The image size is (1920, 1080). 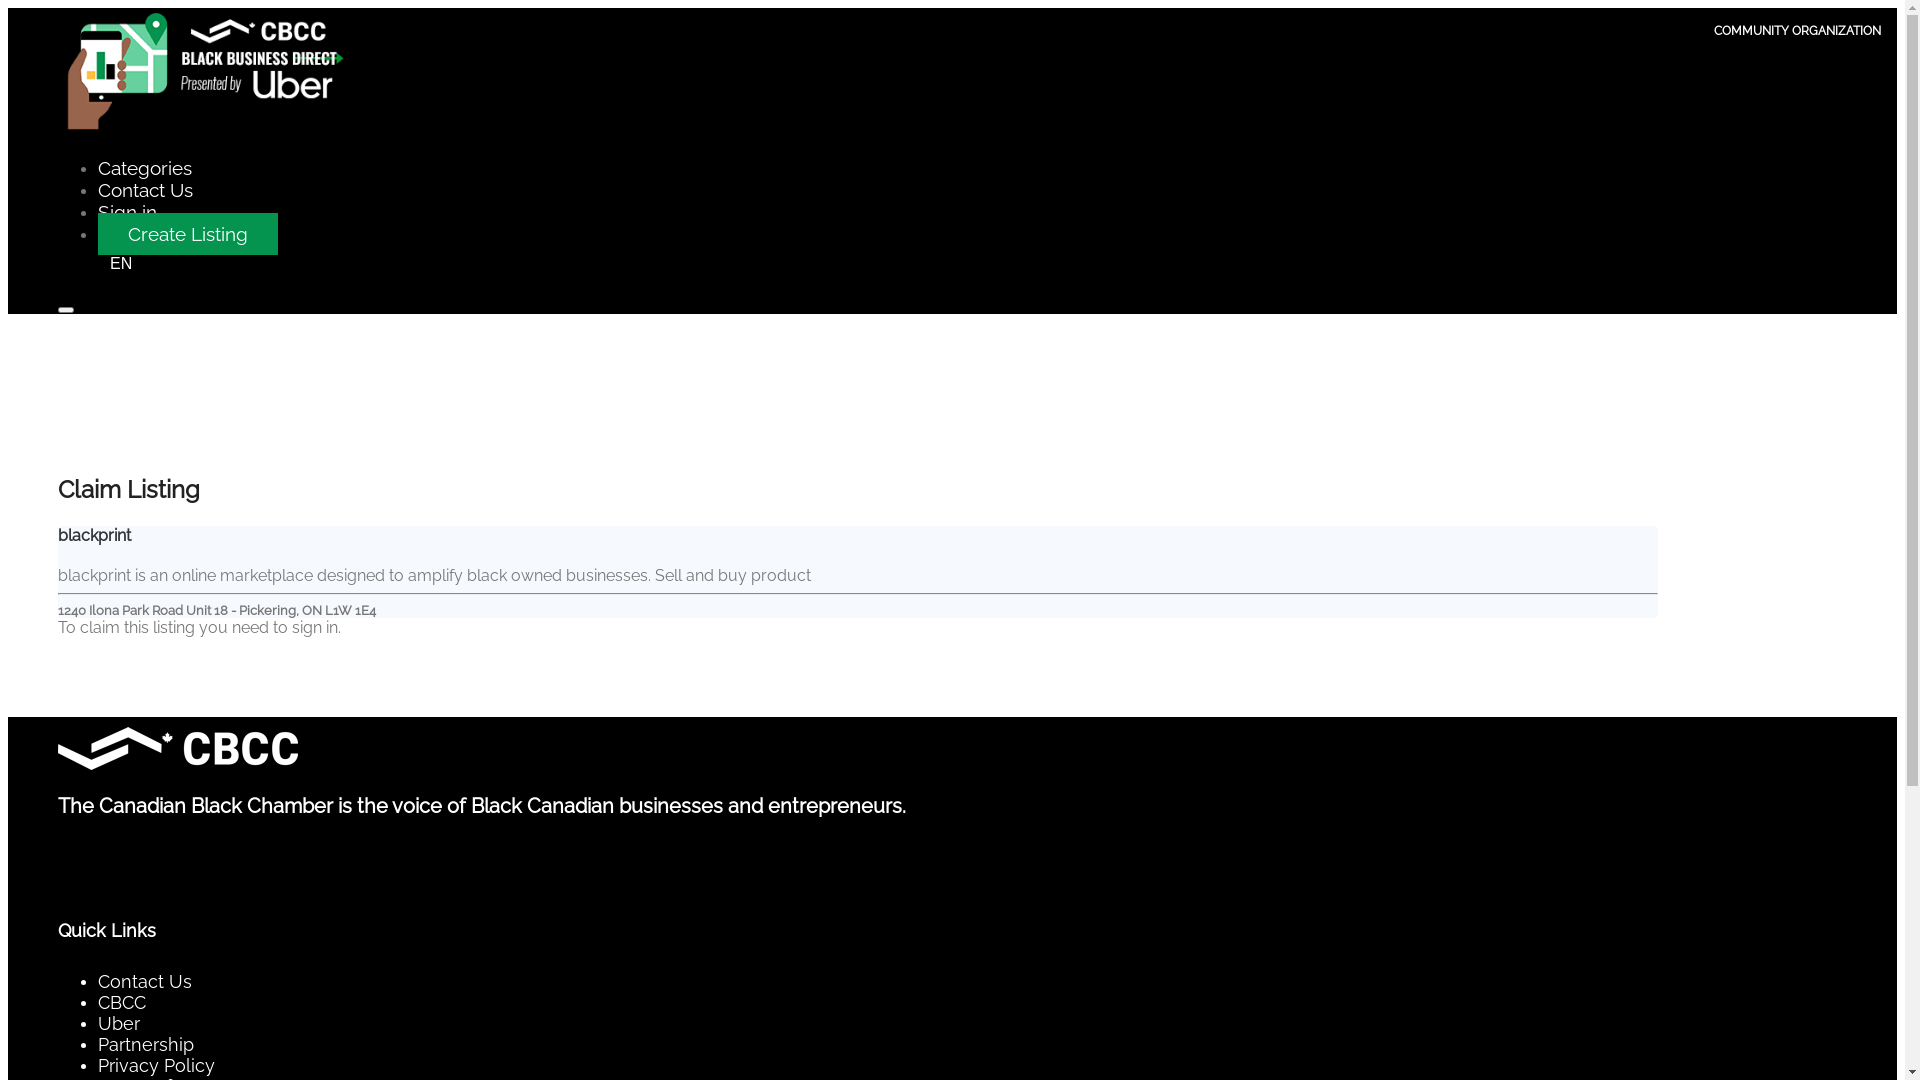 I want to click on 'Partnership', so click(x=144, y=1043).